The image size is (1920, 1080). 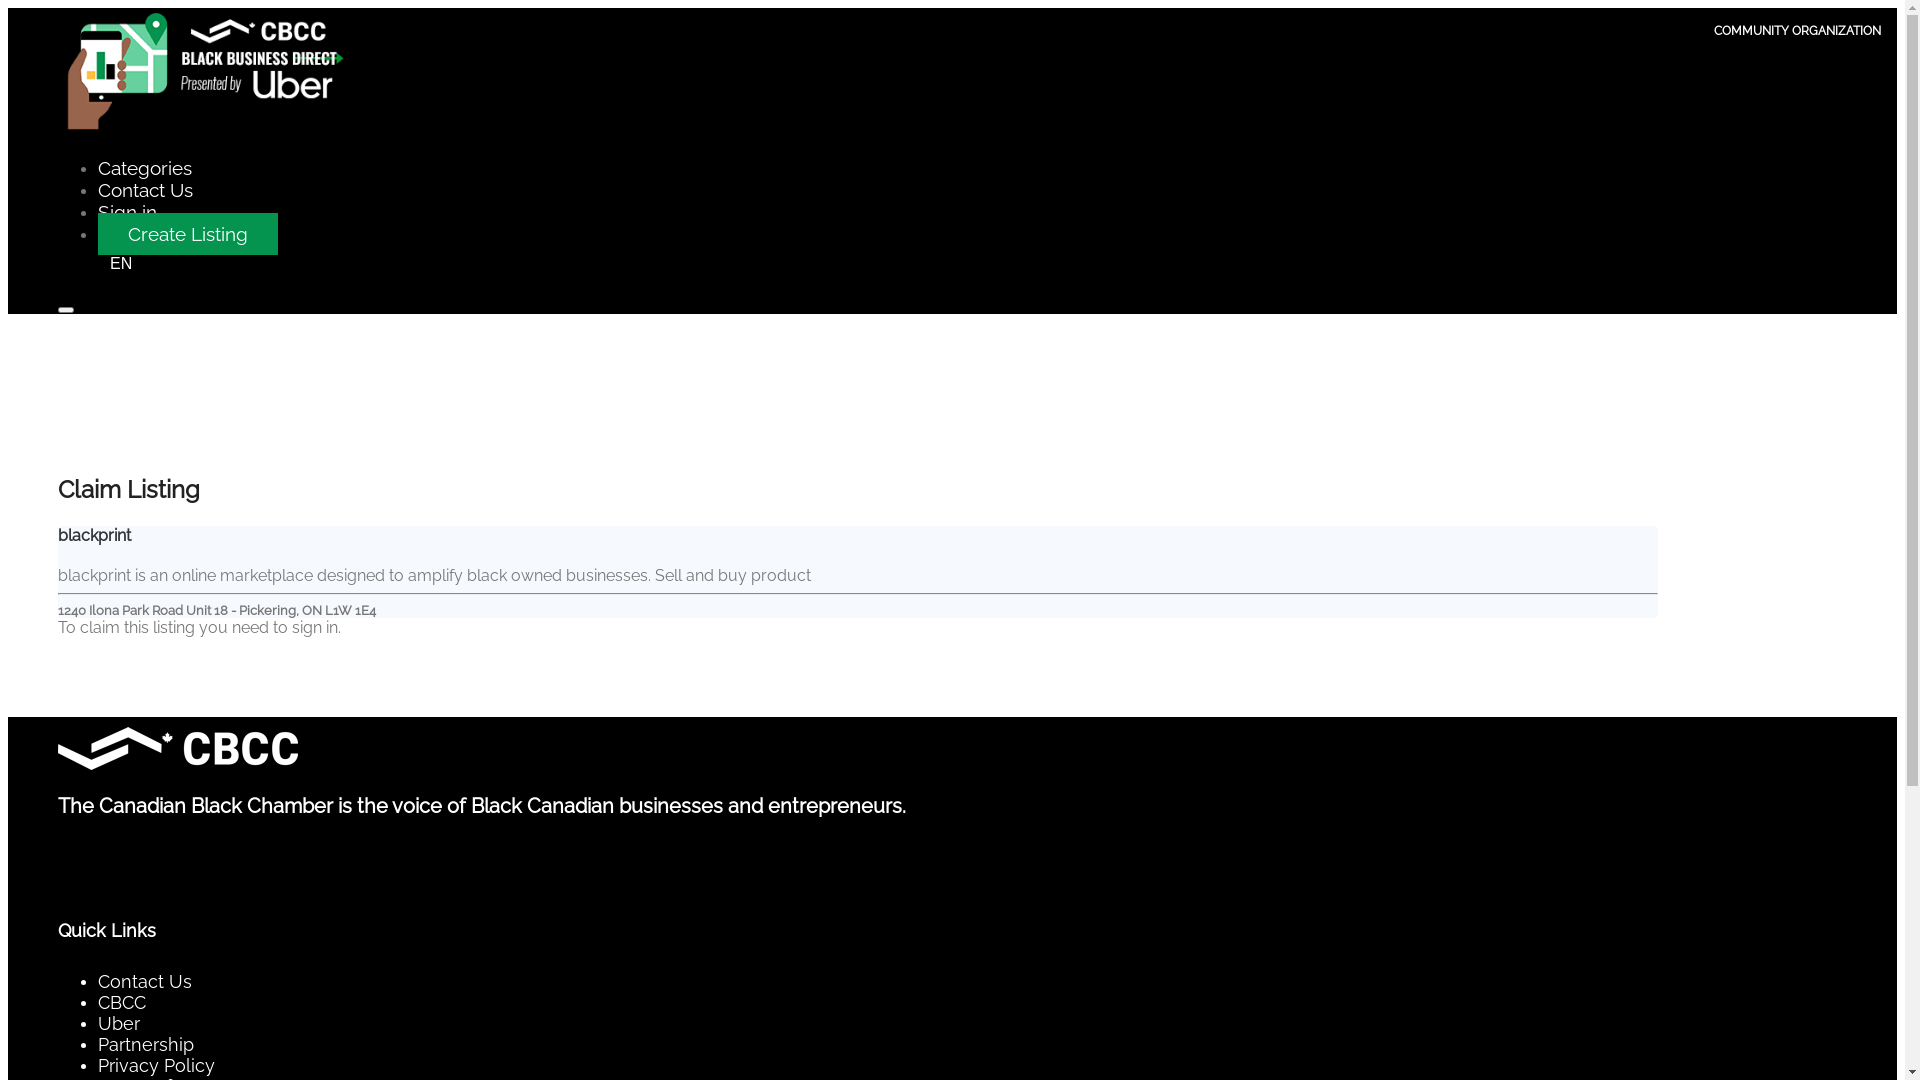 I want to click on 'Partnership', so click(x=144, y=1043).